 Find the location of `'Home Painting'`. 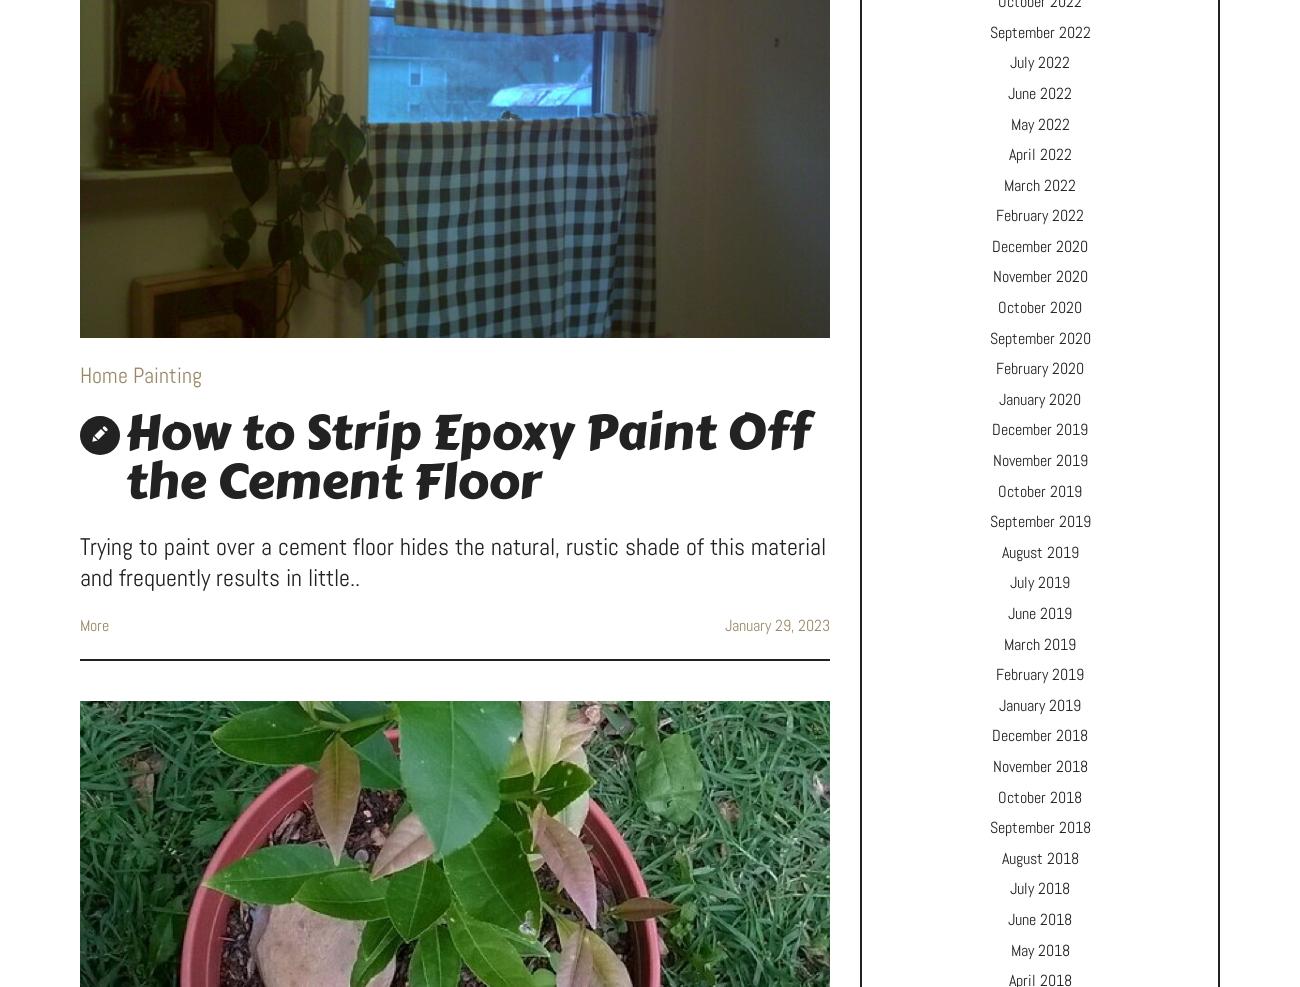

'Home Painting' is located at coordinates (140, 373).